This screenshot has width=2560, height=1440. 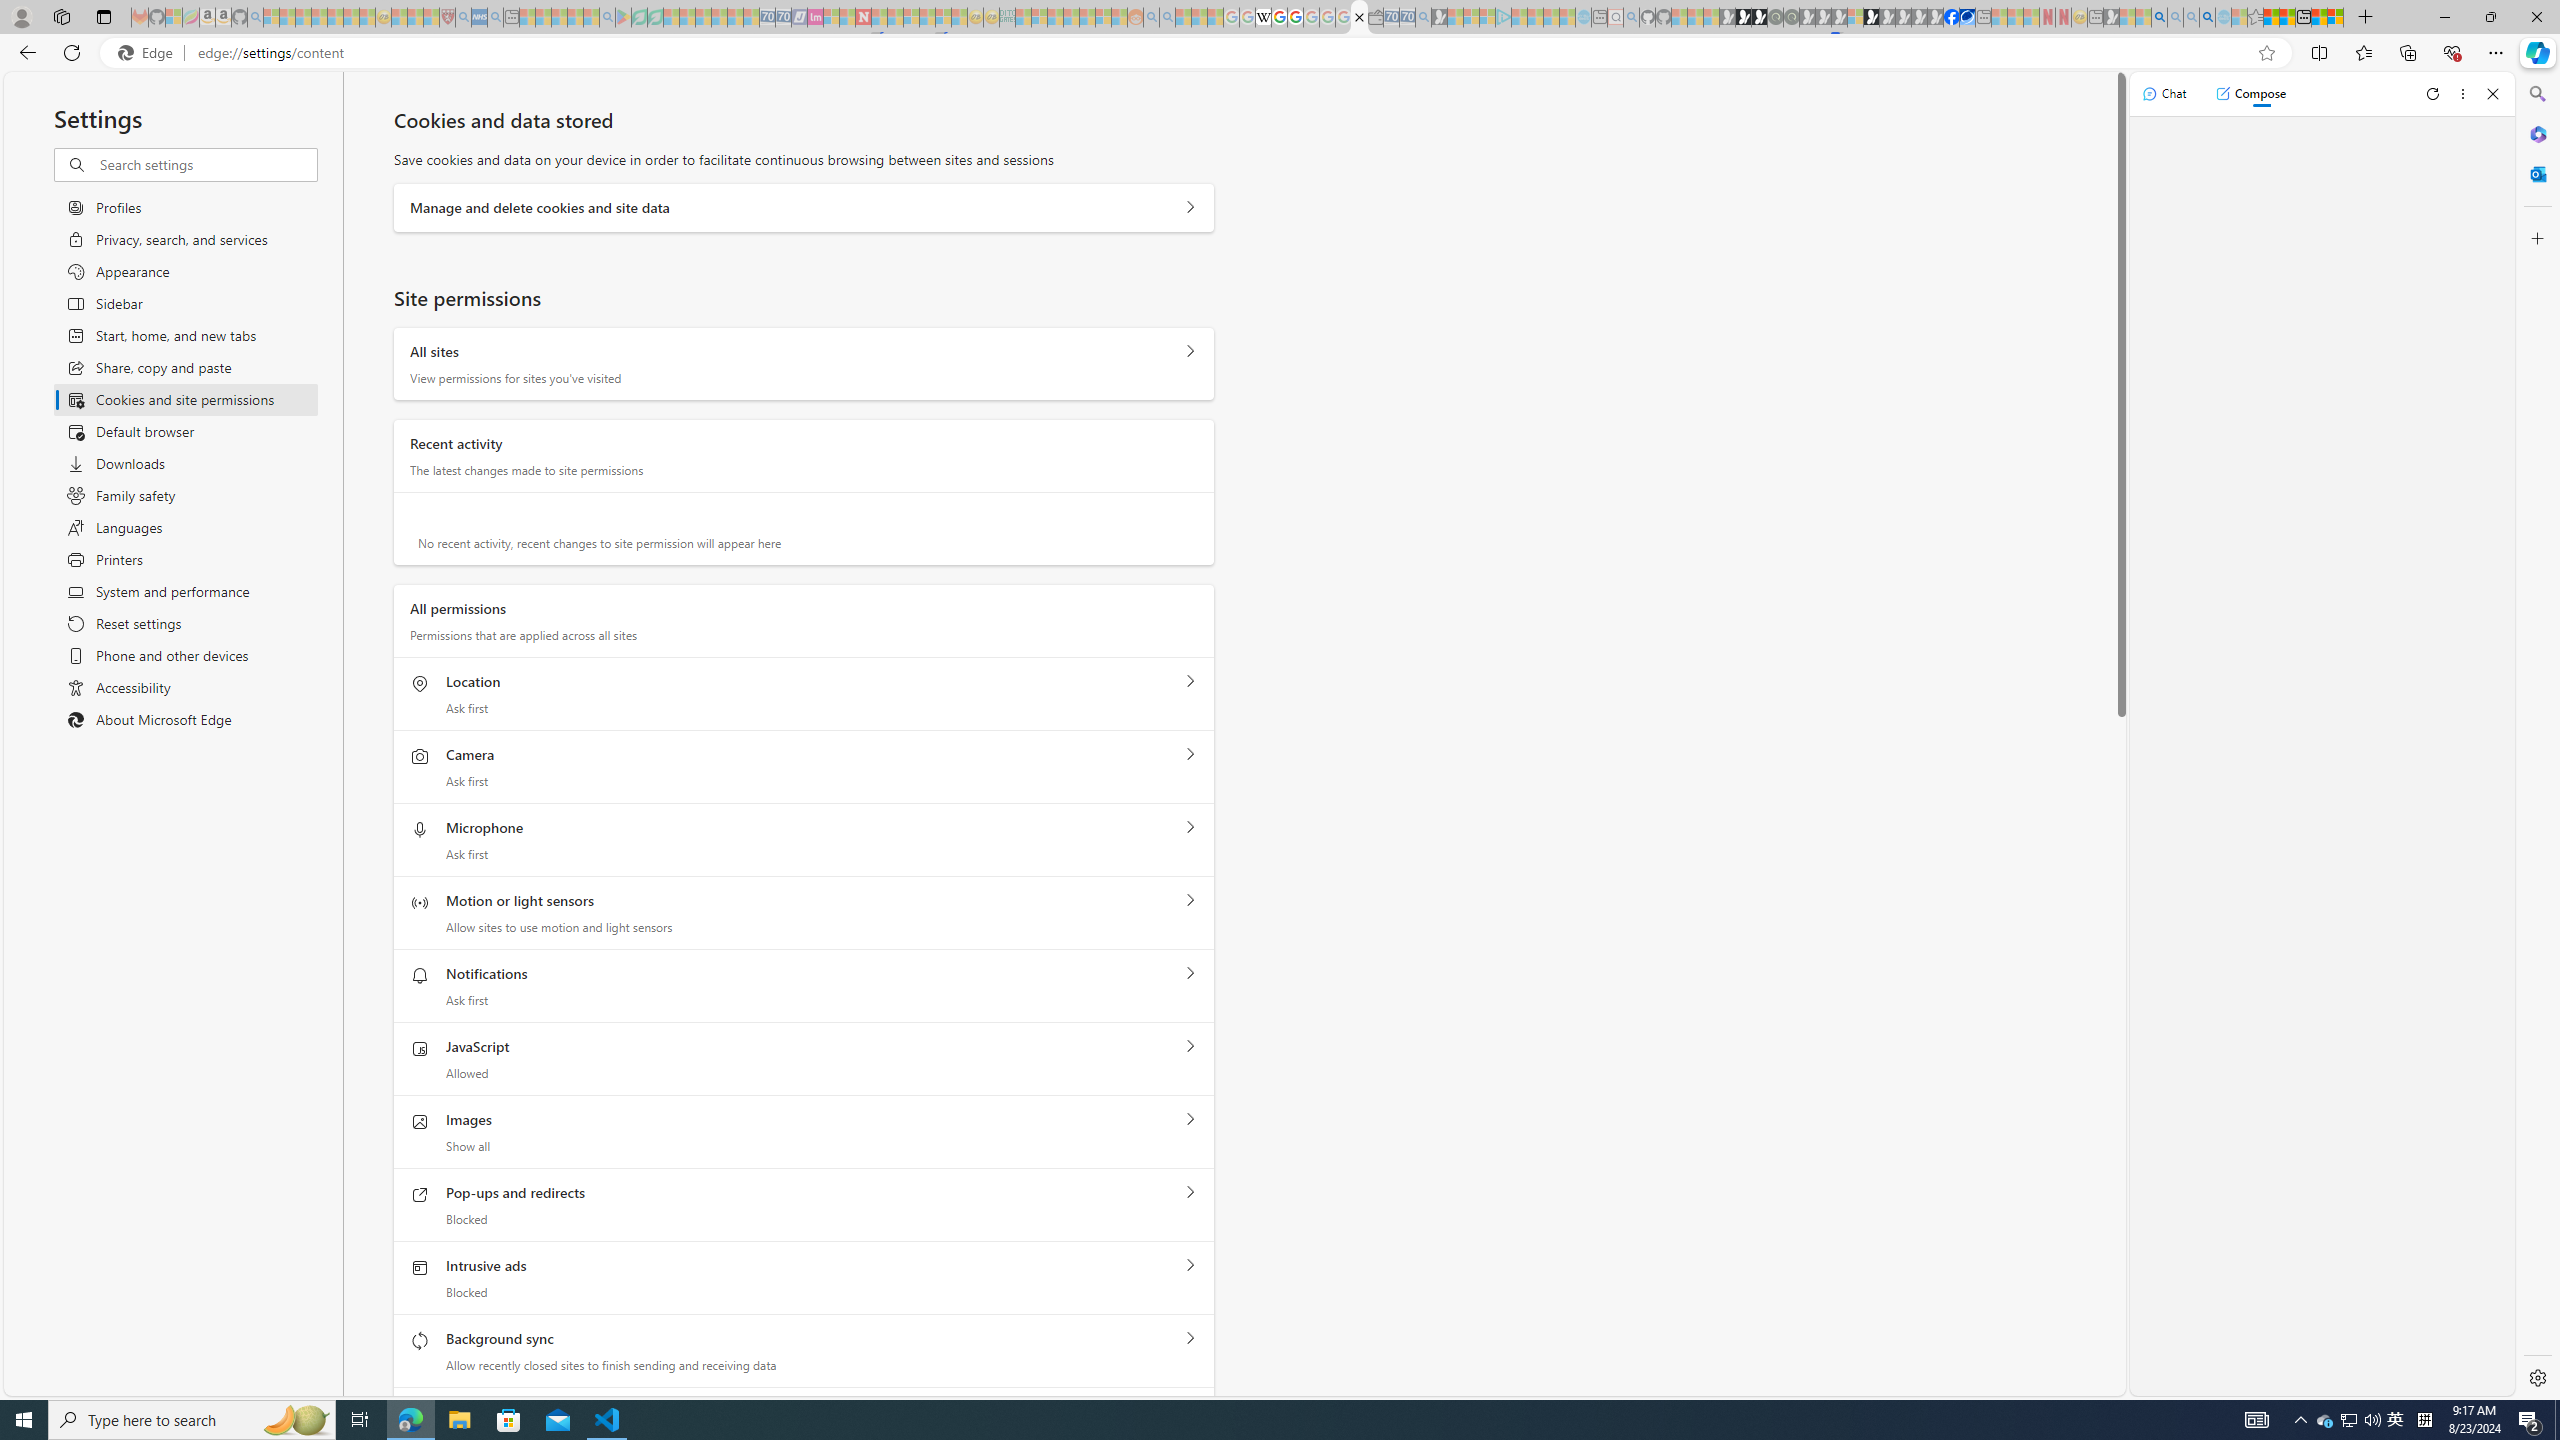 I want to click on 'Bing Real Estate - Home sales and rental listings - Sleeping', so click(x=1422, y=16).